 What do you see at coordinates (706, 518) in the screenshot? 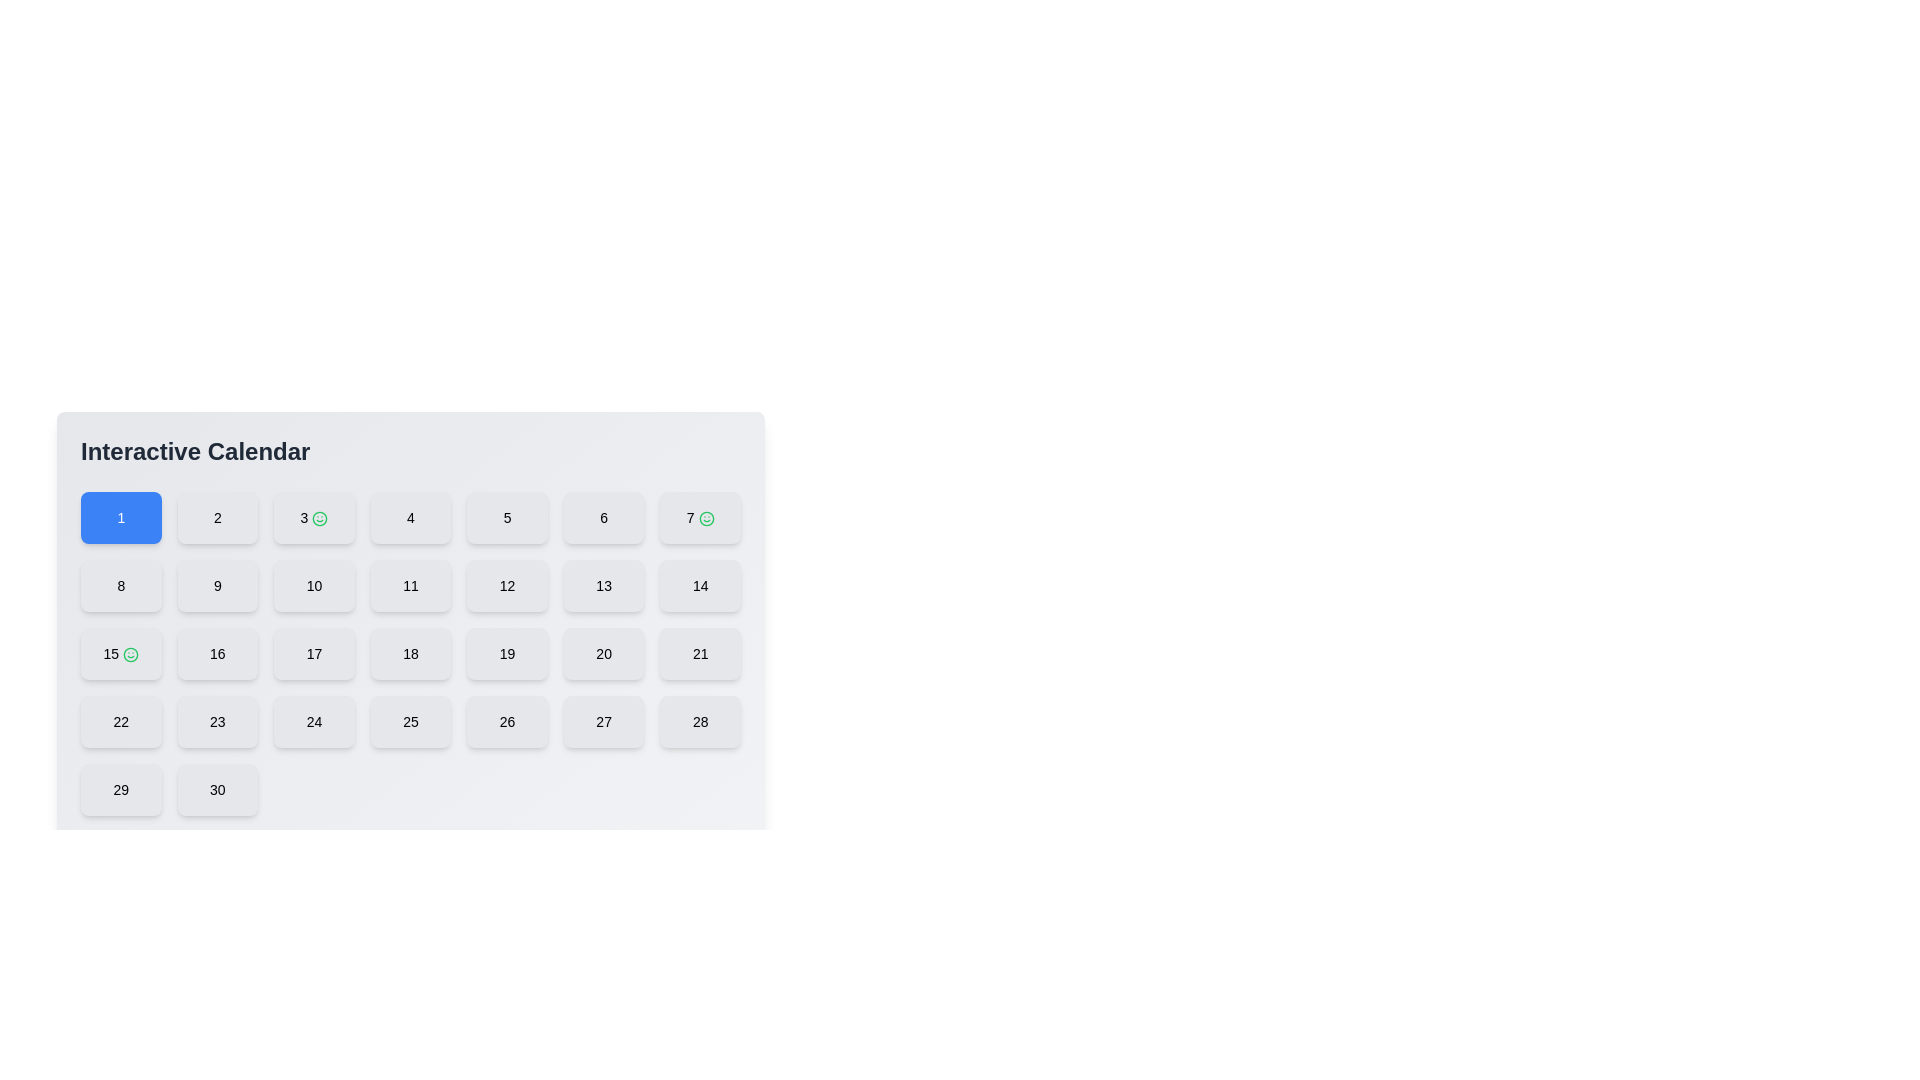
I see `the SVG icon indicating a positive status located in the top-right corner of the calendar cell associated with the number '7'` at bounding box center [706, 518].